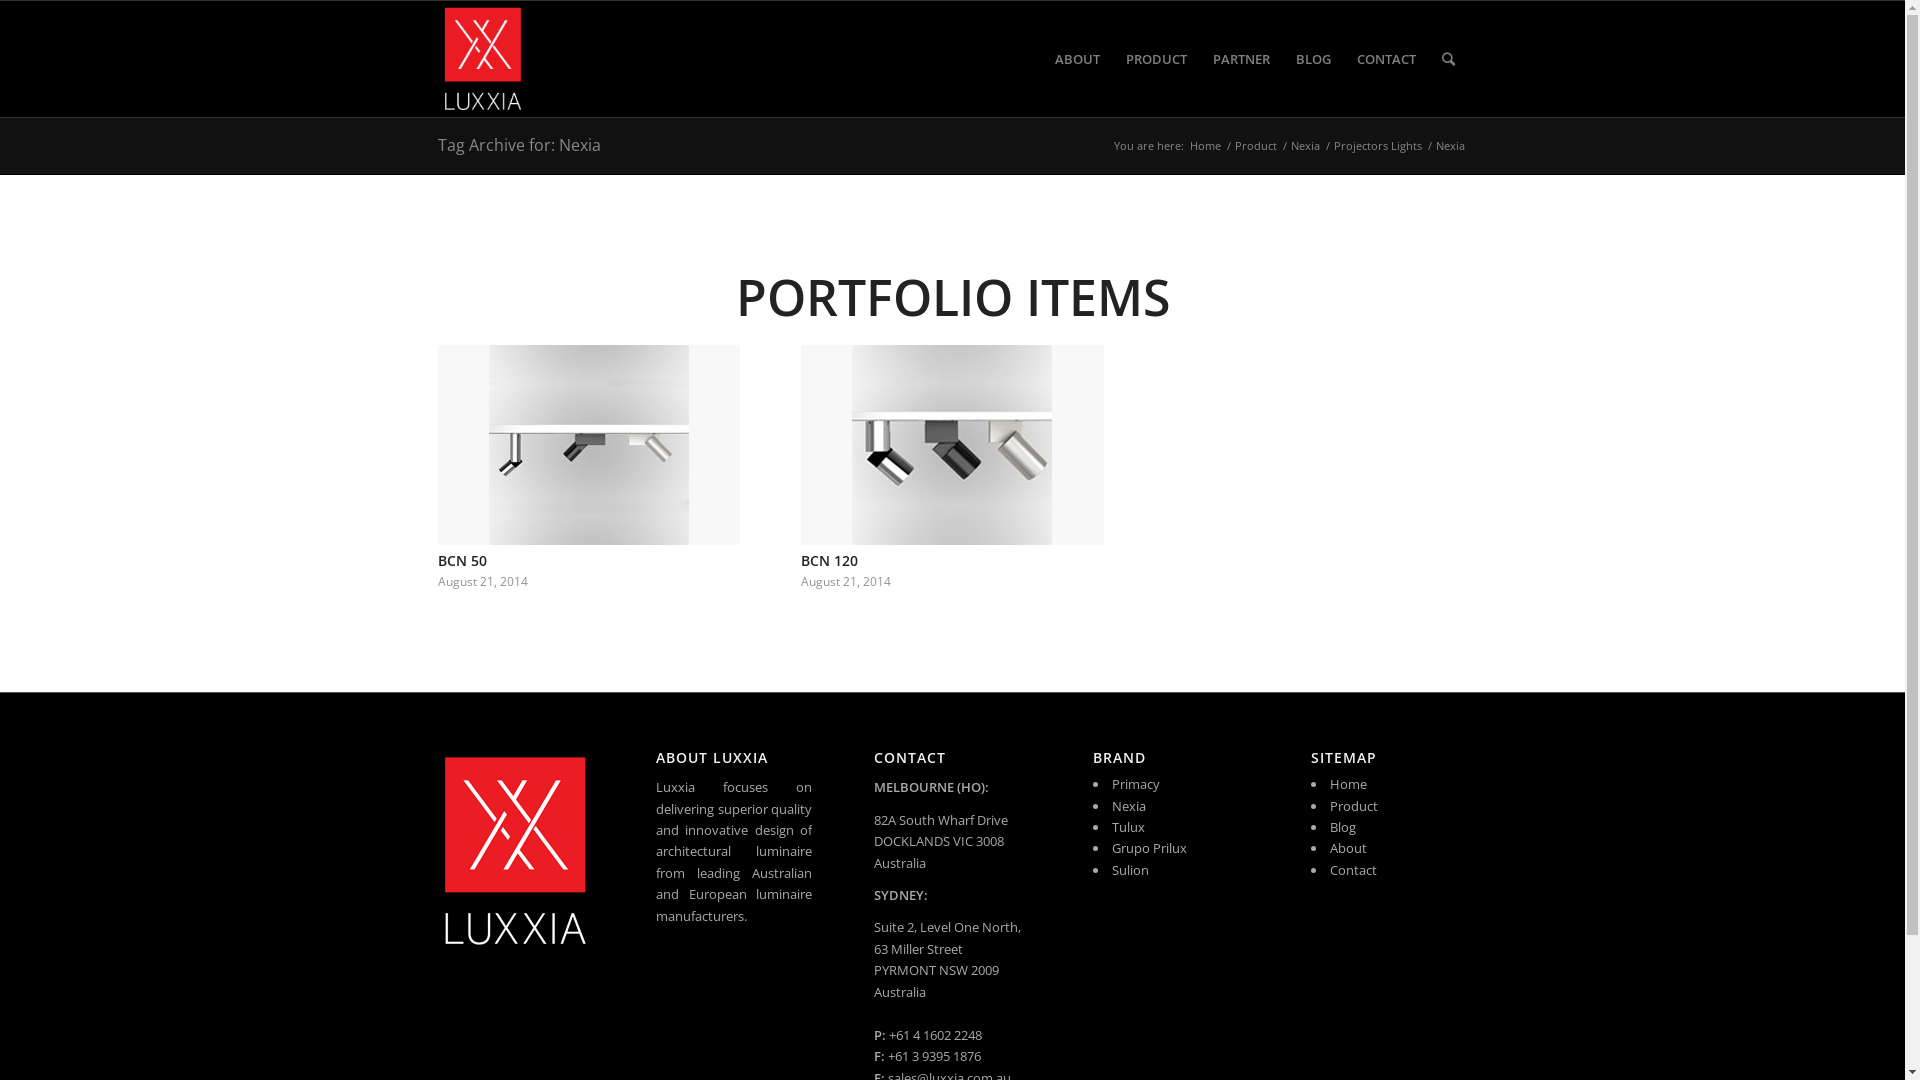 The height and width of the screenshot is (1080, 1920). Describe the element at coordinates (461, 560) in the screenshot. I see `'BCN 50'` at that location.